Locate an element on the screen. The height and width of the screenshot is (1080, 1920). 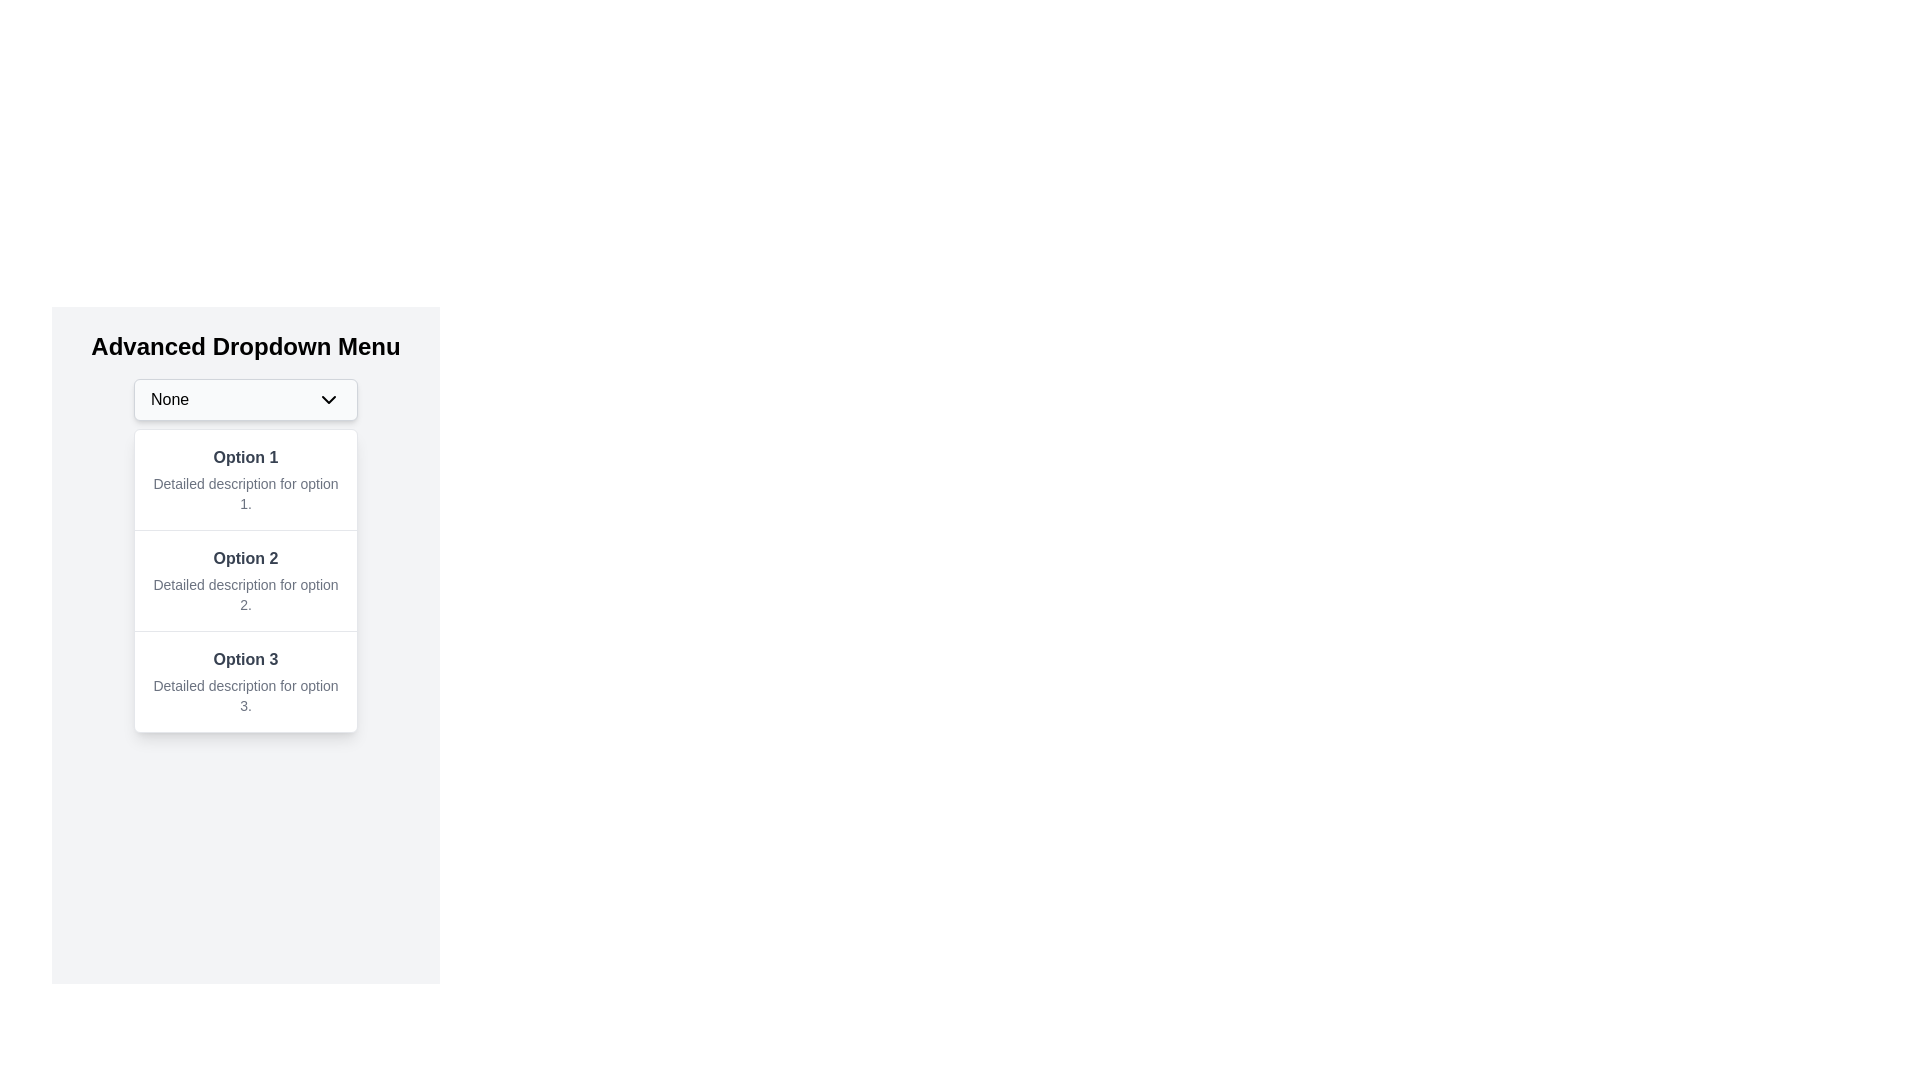
the second list item in the dropdown menu is located at coordinates (244, 581).